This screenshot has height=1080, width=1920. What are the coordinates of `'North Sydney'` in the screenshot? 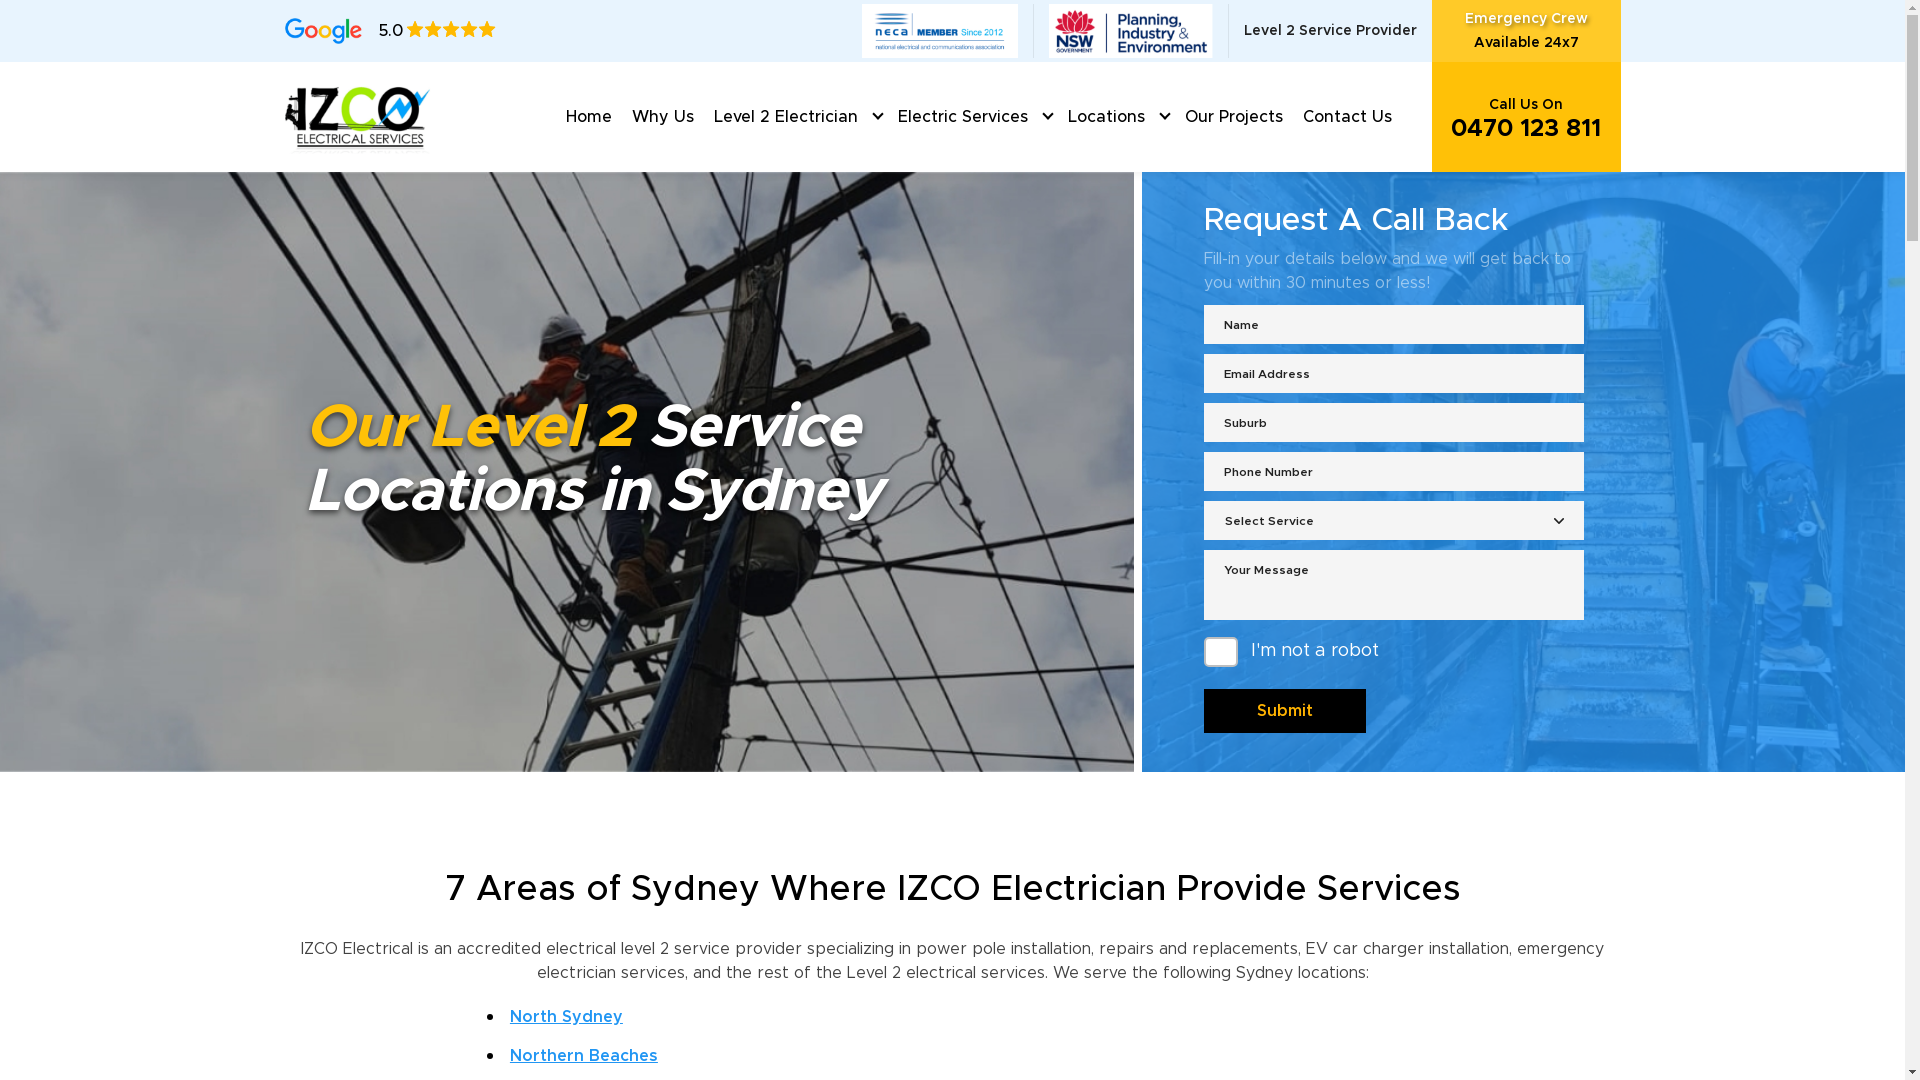 It's located at (565, 1017).